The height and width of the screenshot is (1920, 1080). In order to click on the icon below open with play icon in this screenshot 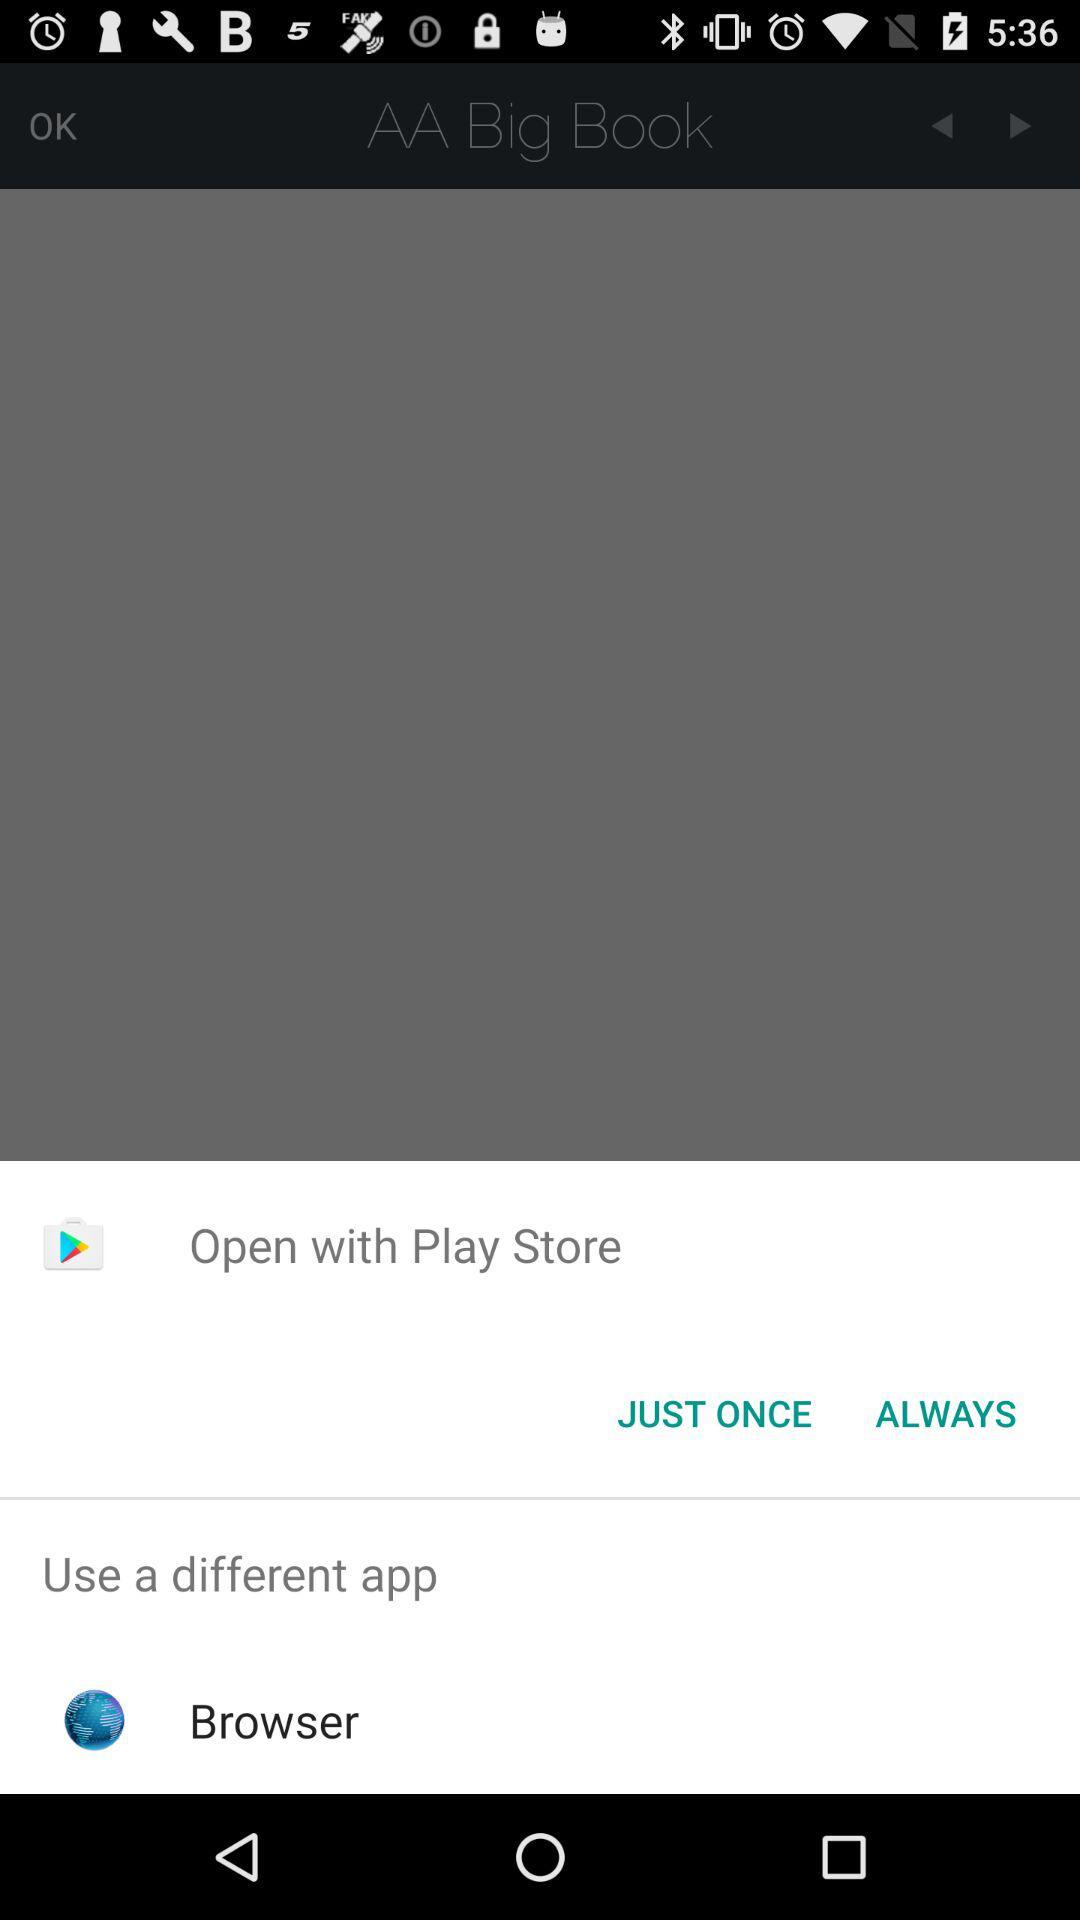, I will do `click(713, 1411)`.